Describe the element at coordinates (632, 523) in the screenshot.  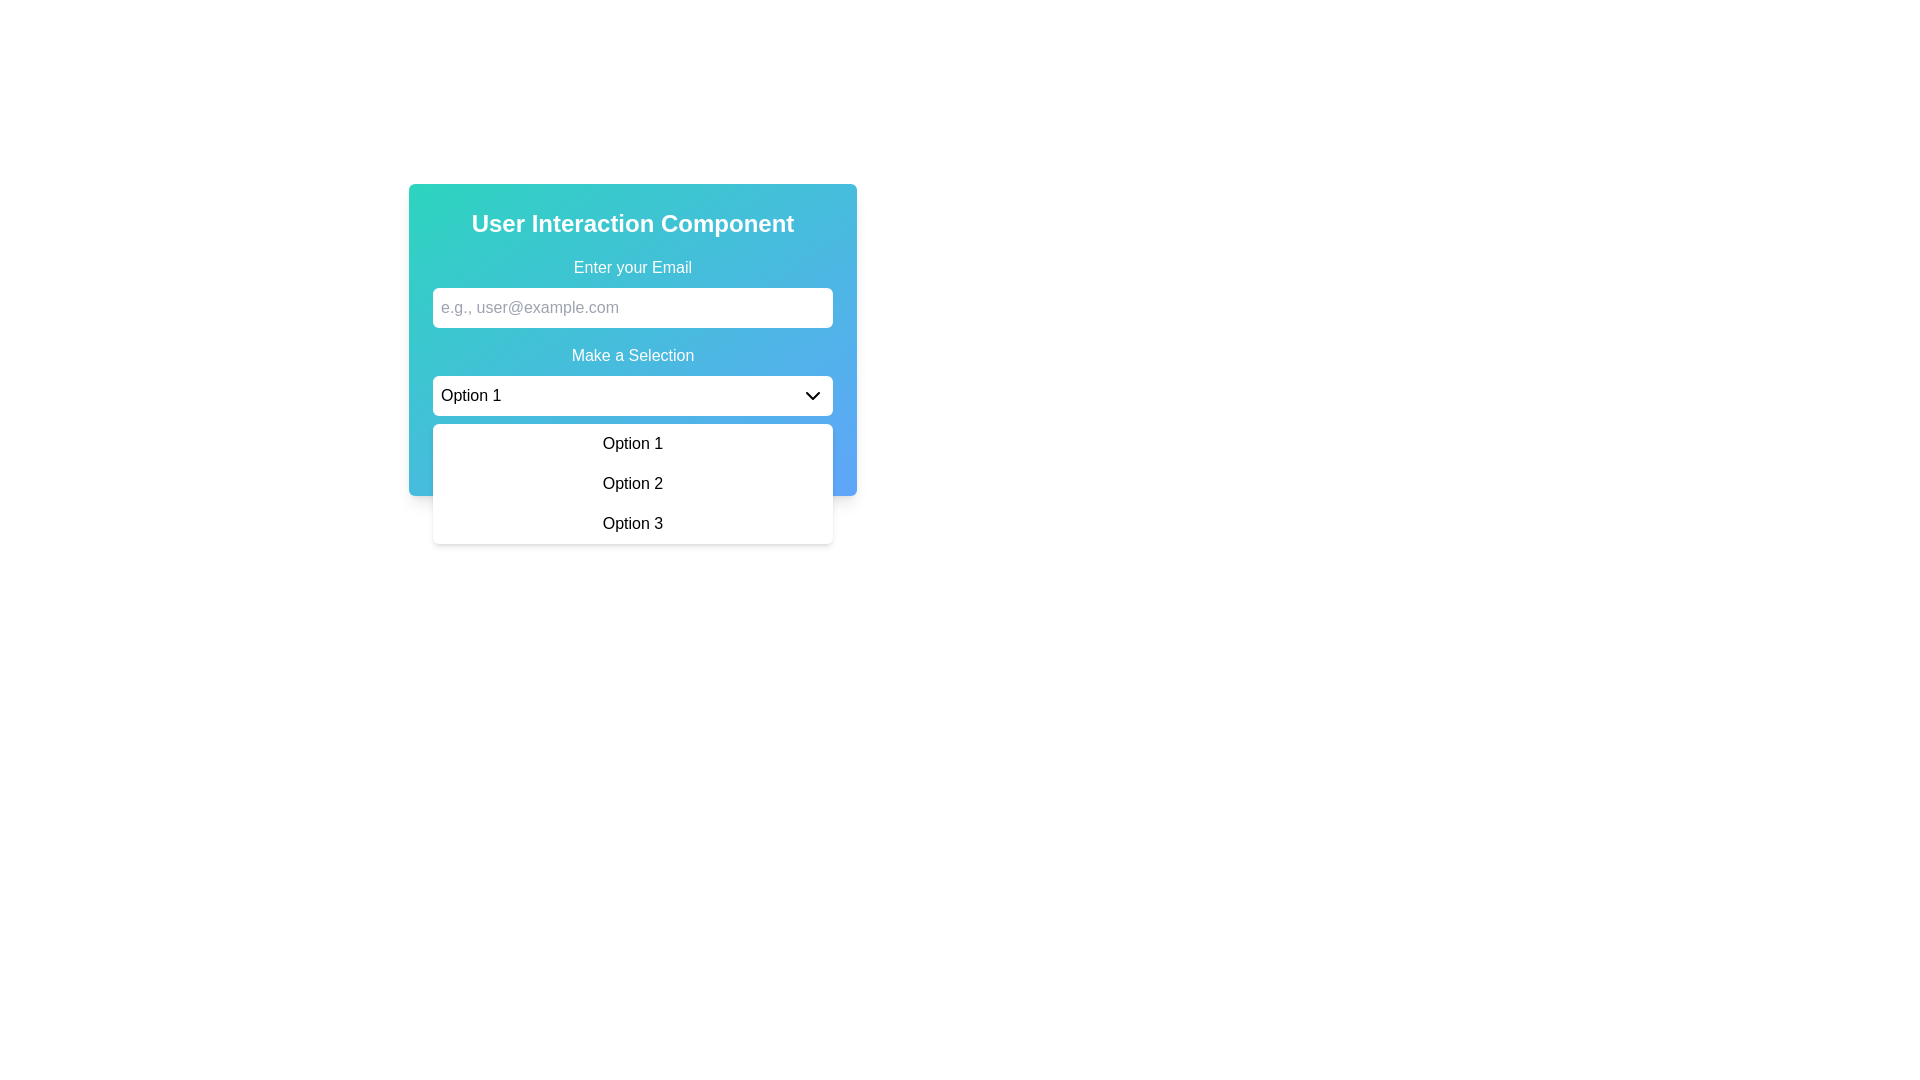
I see `the Dropdown list option displaying 'Option 3' by clicking on it` at that location.